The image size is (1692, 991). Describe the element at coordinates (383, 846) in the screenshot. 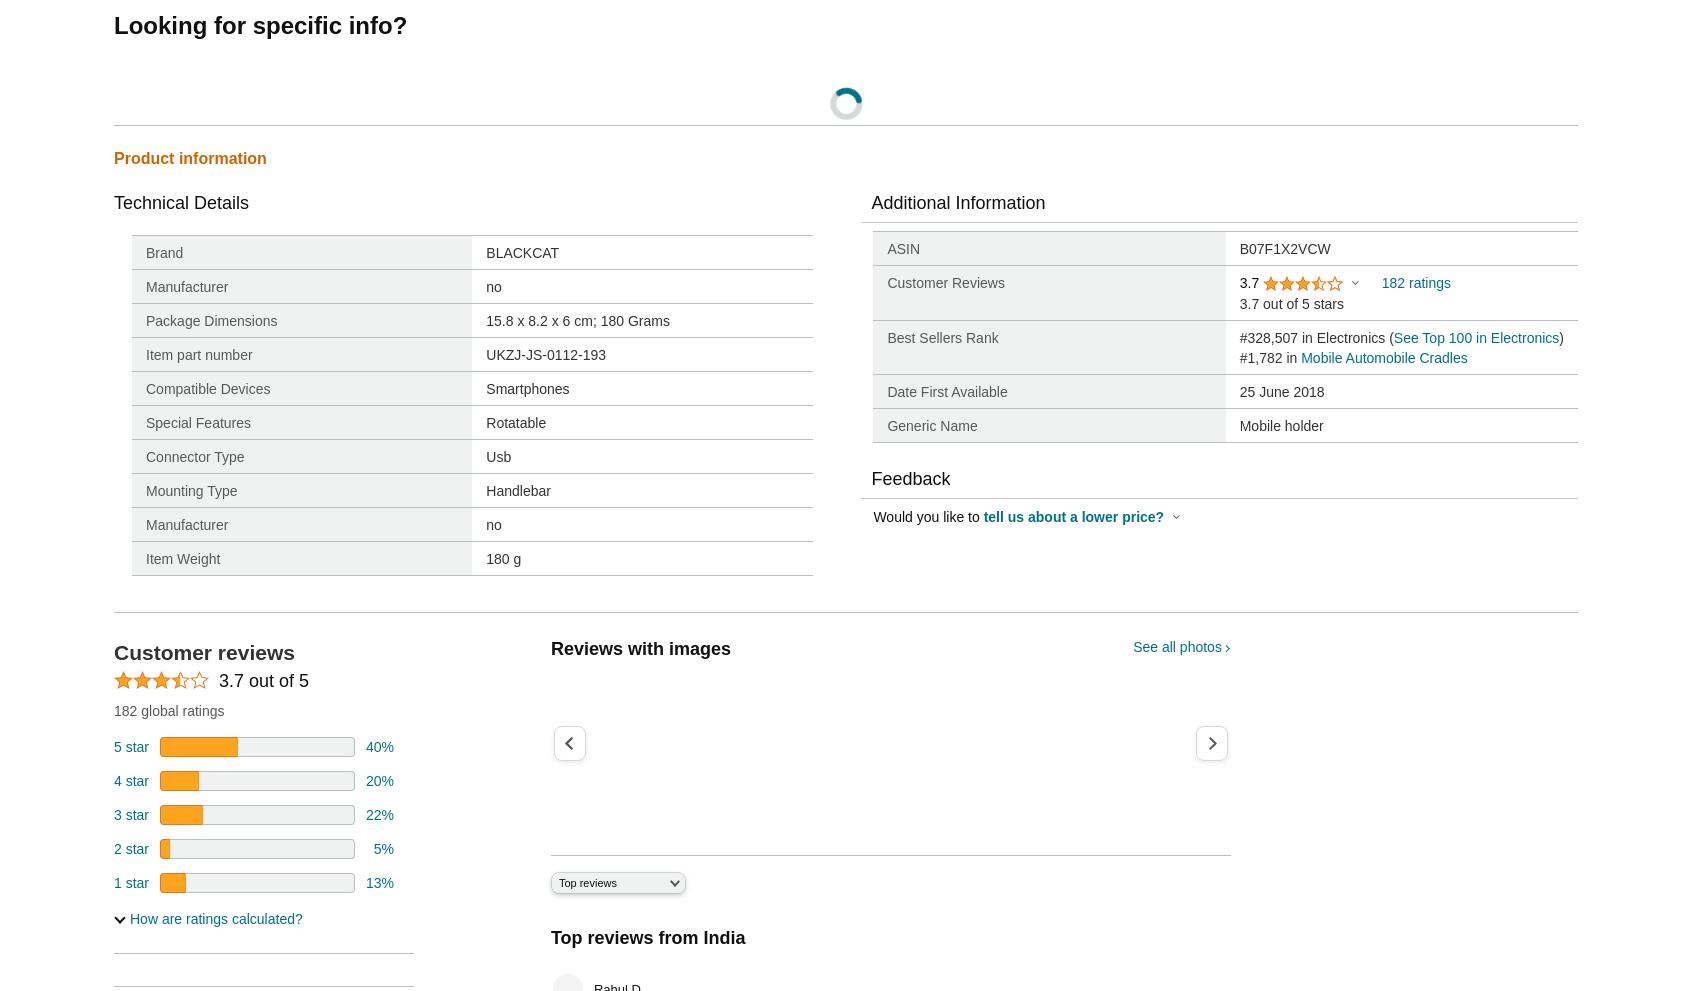

I see `'5%'` at that location.